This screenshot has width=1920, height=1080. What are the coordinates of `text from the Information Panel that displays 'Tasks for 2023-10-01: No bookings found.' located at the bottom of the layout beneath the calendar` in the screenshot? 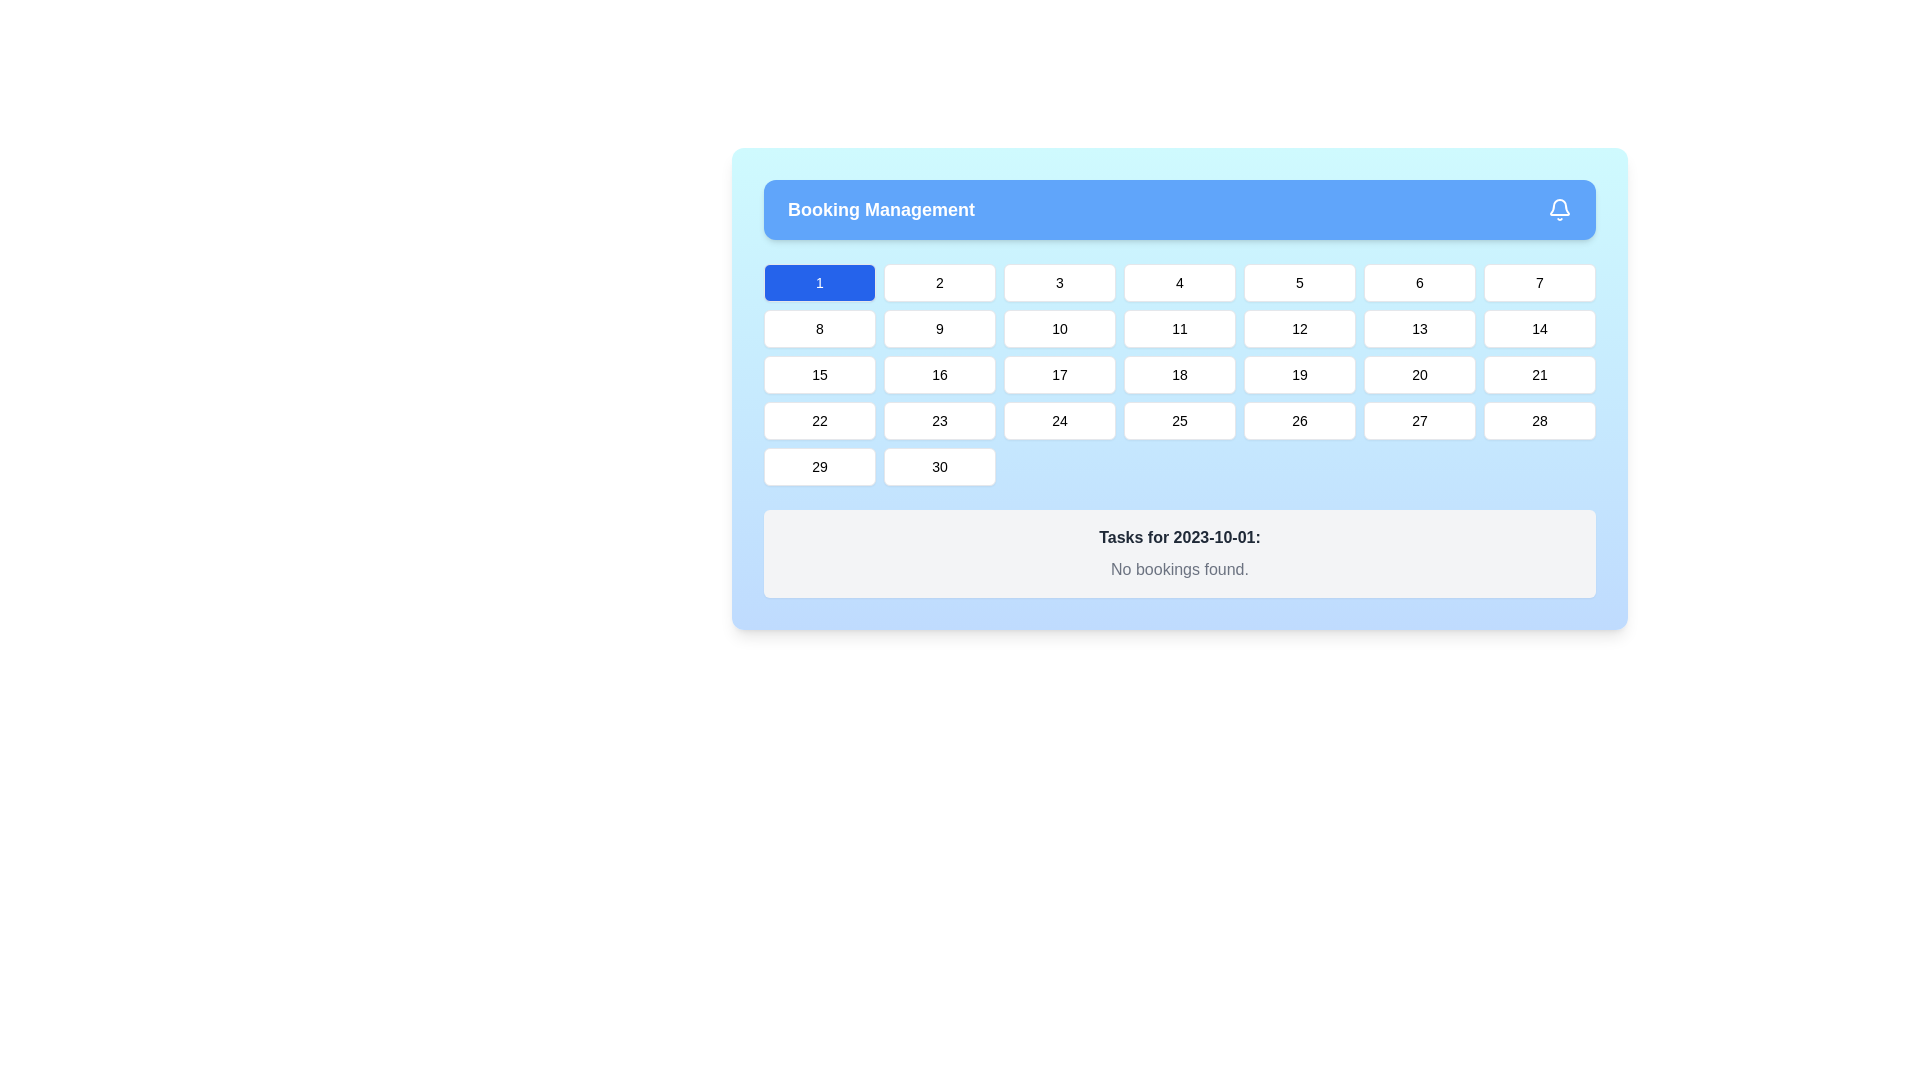 It's located at (1180, 554).